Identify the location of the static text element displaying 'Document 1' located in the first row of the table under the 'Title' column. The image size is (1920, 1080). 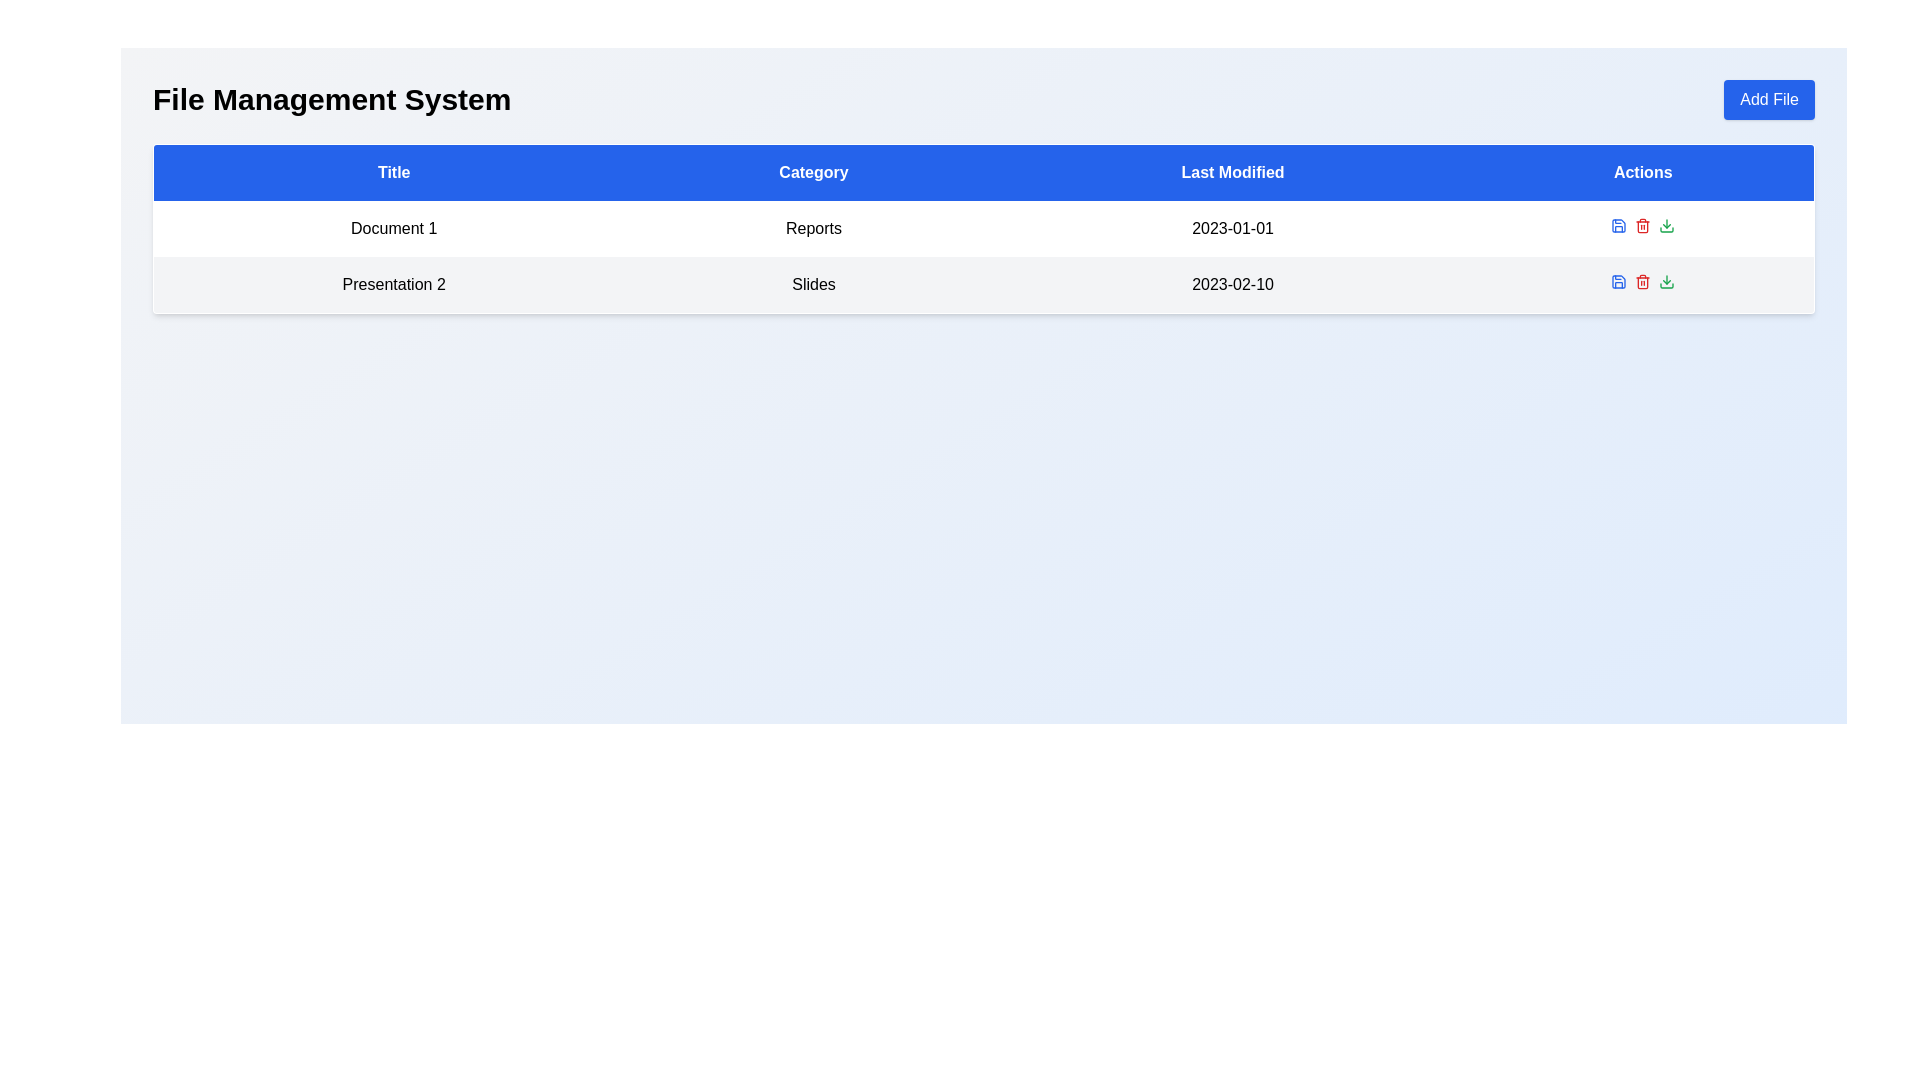
(393, 227).